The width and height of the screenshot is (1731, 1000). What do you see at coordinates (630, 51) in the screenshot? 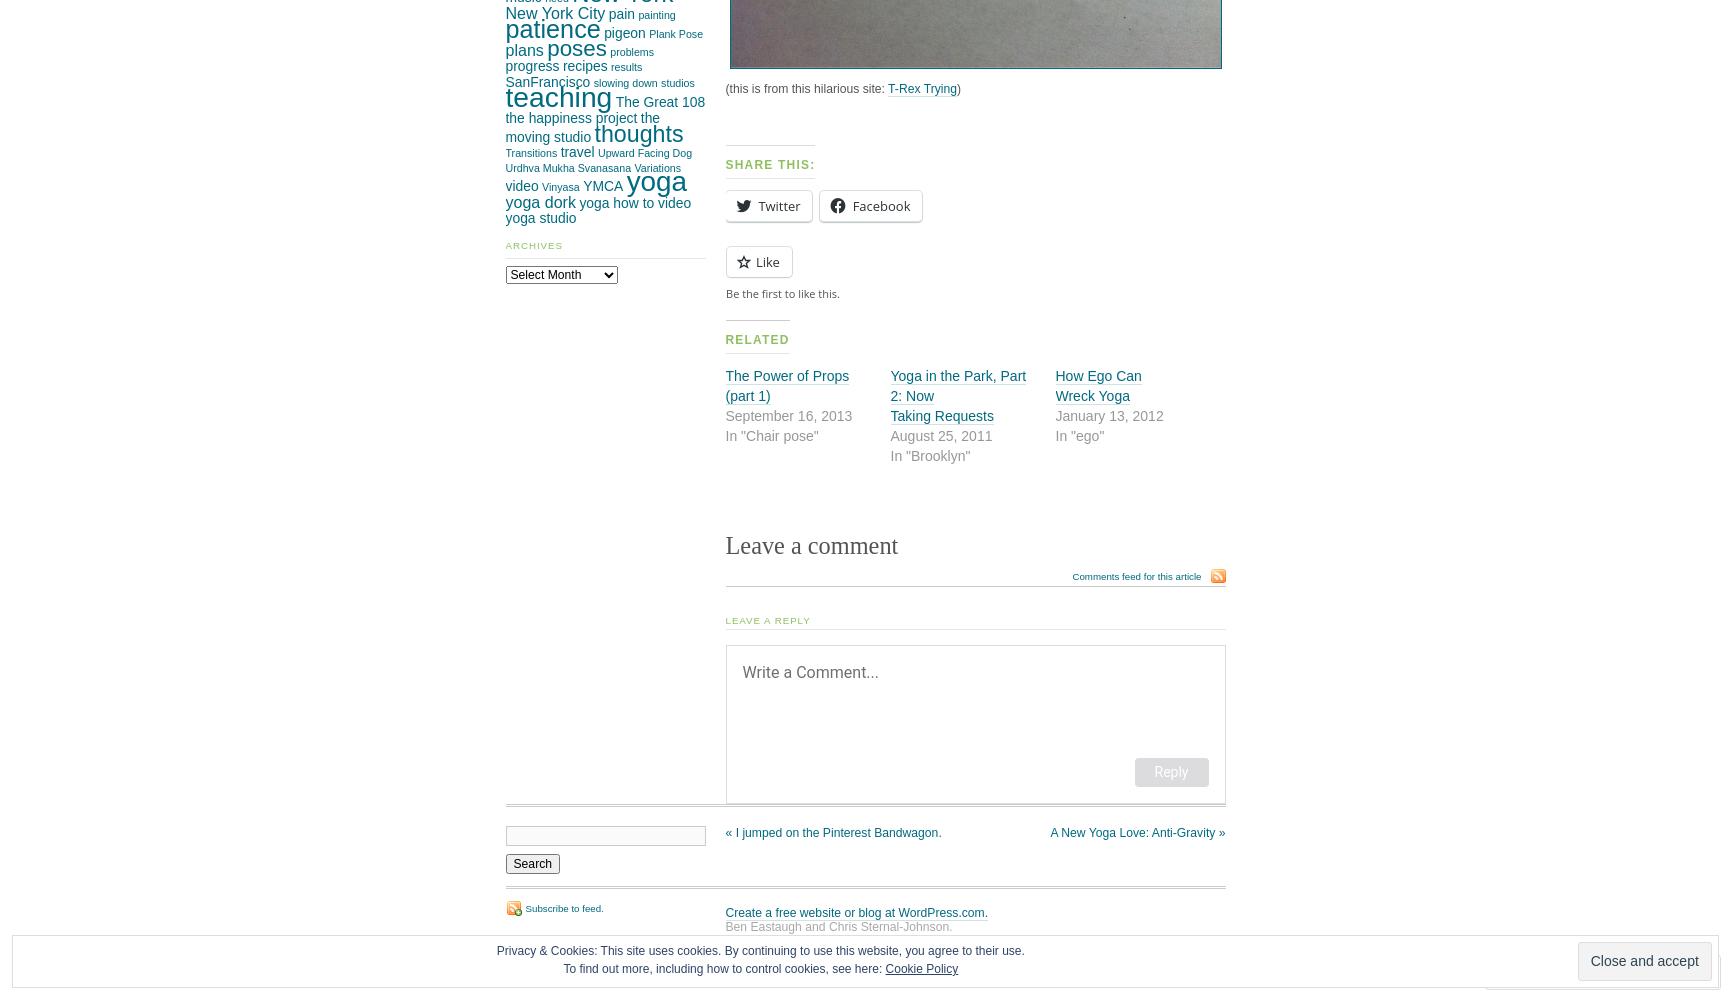
I see `'problems'` at bounding box center [630, 51].